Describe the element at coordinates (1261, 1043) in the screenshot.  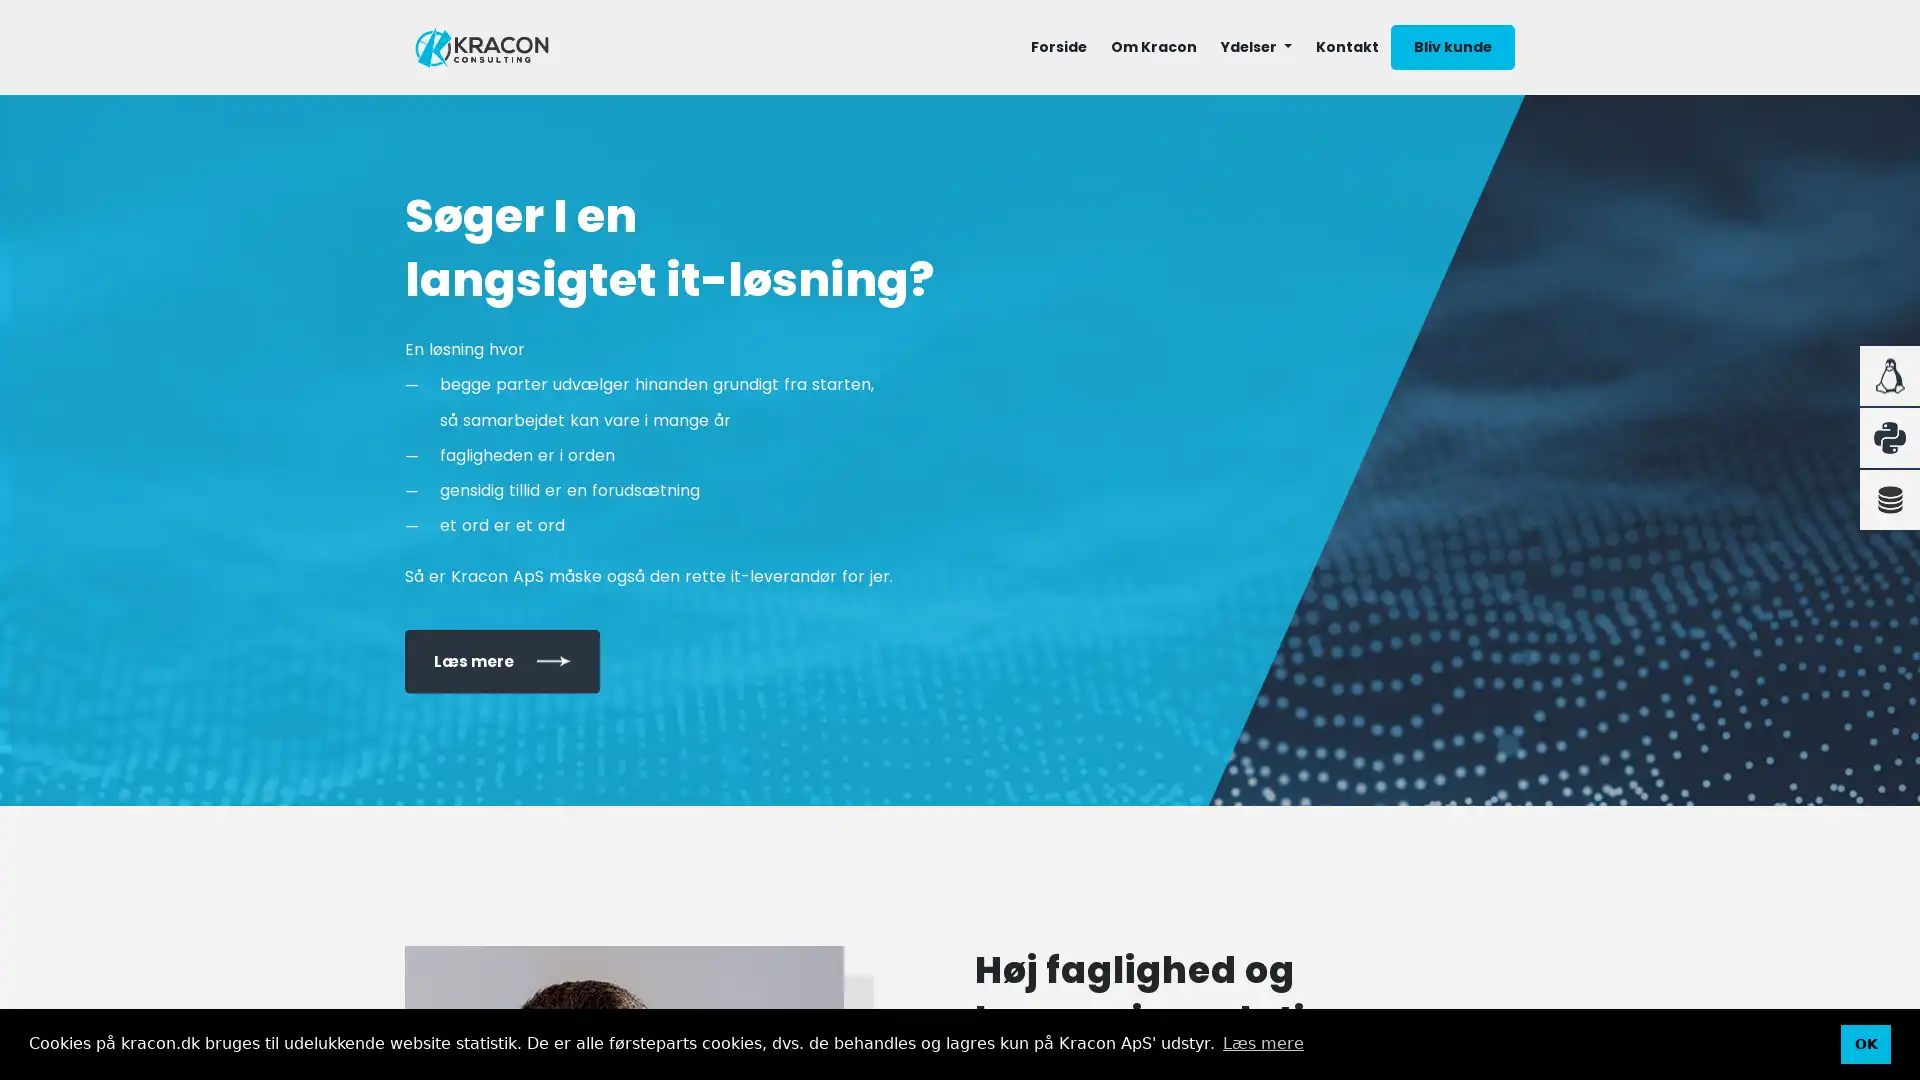
I see `learn more about cookies` at that location.